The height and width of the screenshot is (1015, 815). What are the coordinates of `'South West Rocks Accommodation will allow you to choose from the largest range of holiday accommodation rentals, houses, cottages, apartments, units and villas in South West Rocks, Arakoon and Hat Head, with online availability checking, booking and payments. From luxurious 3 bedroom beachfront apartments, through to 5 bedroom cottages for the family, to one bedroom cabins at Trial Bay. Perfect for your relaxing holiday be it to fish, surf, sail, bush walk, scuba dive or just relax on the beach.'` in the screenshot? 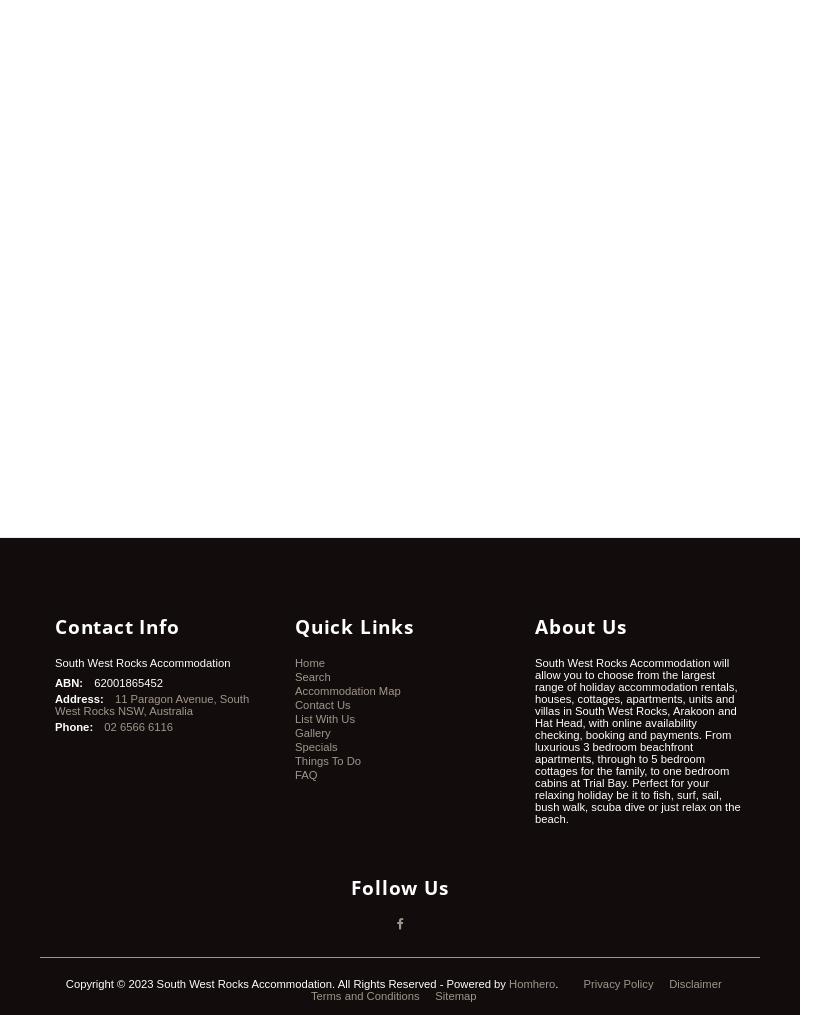 It's located at (636, 739).